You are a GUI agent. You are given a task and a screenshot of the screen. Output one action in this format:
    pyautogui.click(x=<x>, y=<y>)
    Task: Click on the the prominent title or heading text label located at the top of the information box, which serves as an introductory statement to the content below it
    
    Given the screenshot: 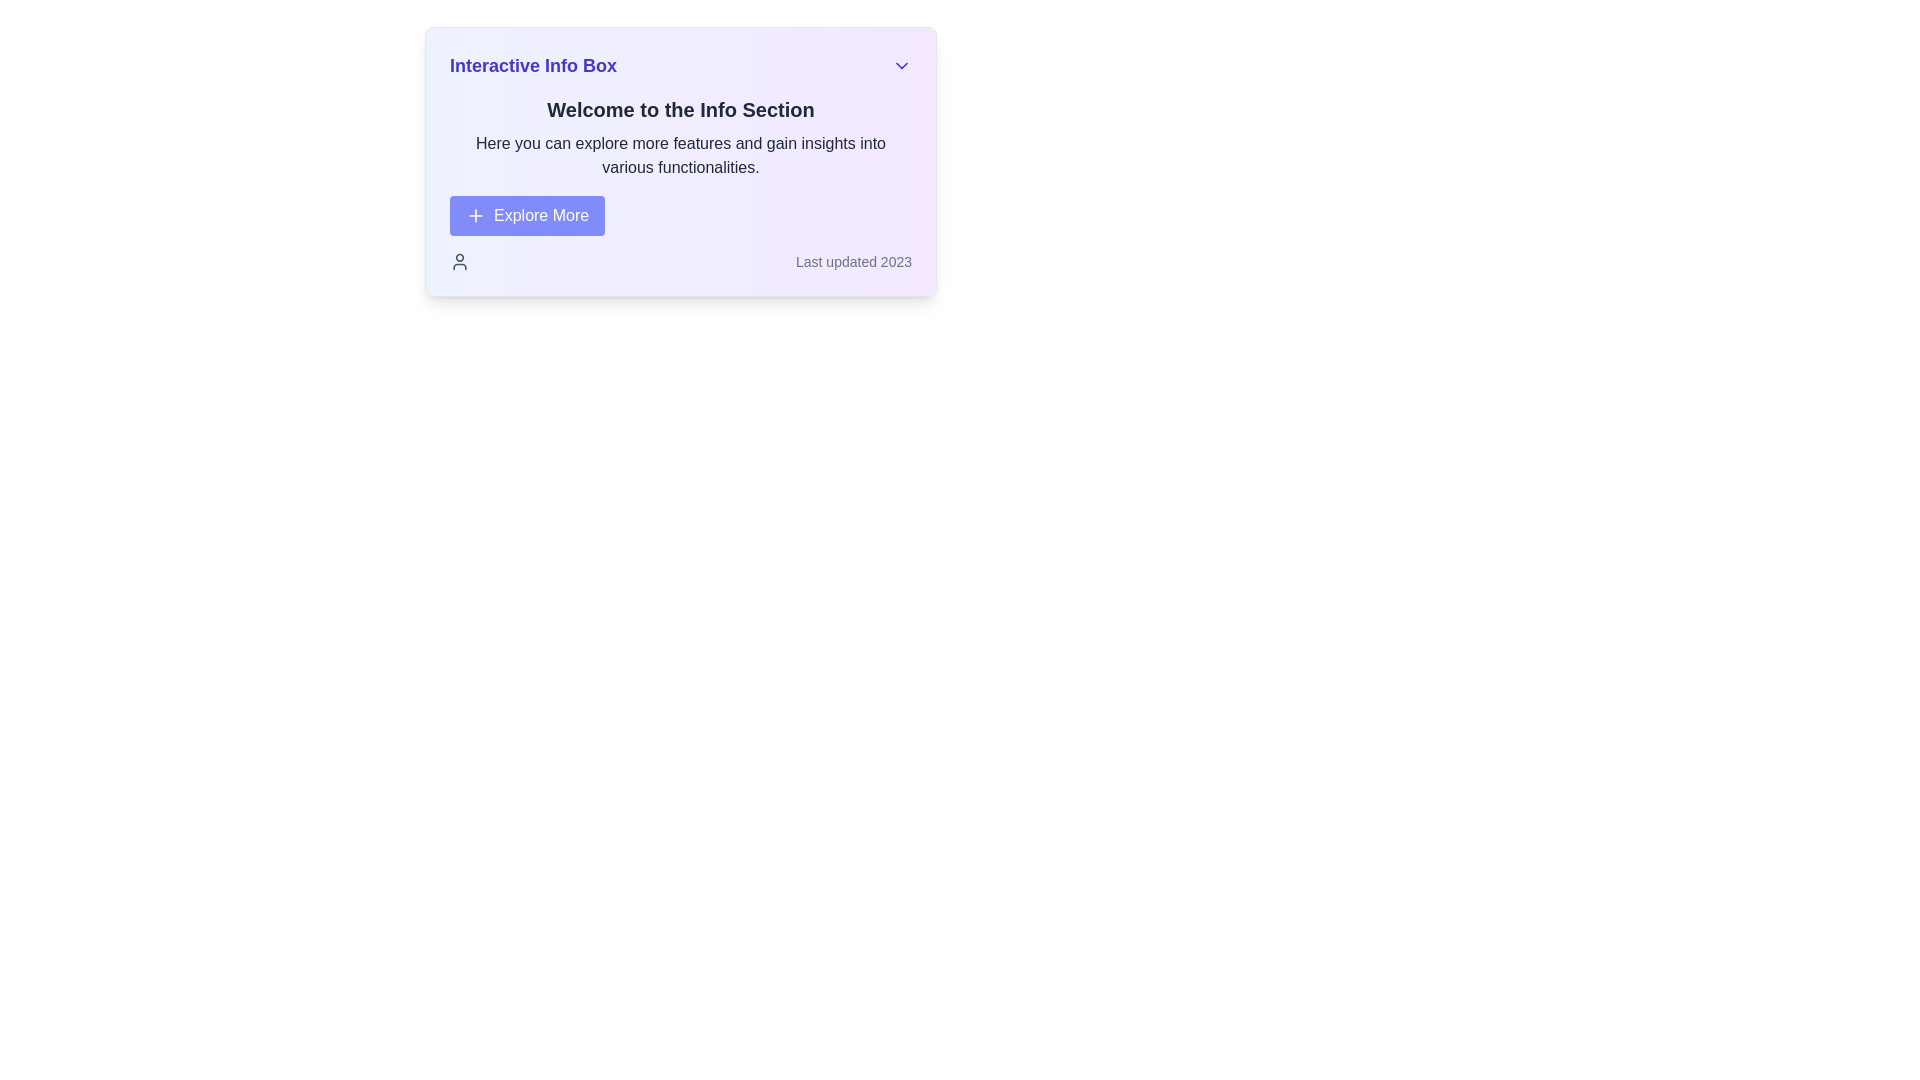 What is the action you would take?
    pyautogui.click(x=681, y=110)
    